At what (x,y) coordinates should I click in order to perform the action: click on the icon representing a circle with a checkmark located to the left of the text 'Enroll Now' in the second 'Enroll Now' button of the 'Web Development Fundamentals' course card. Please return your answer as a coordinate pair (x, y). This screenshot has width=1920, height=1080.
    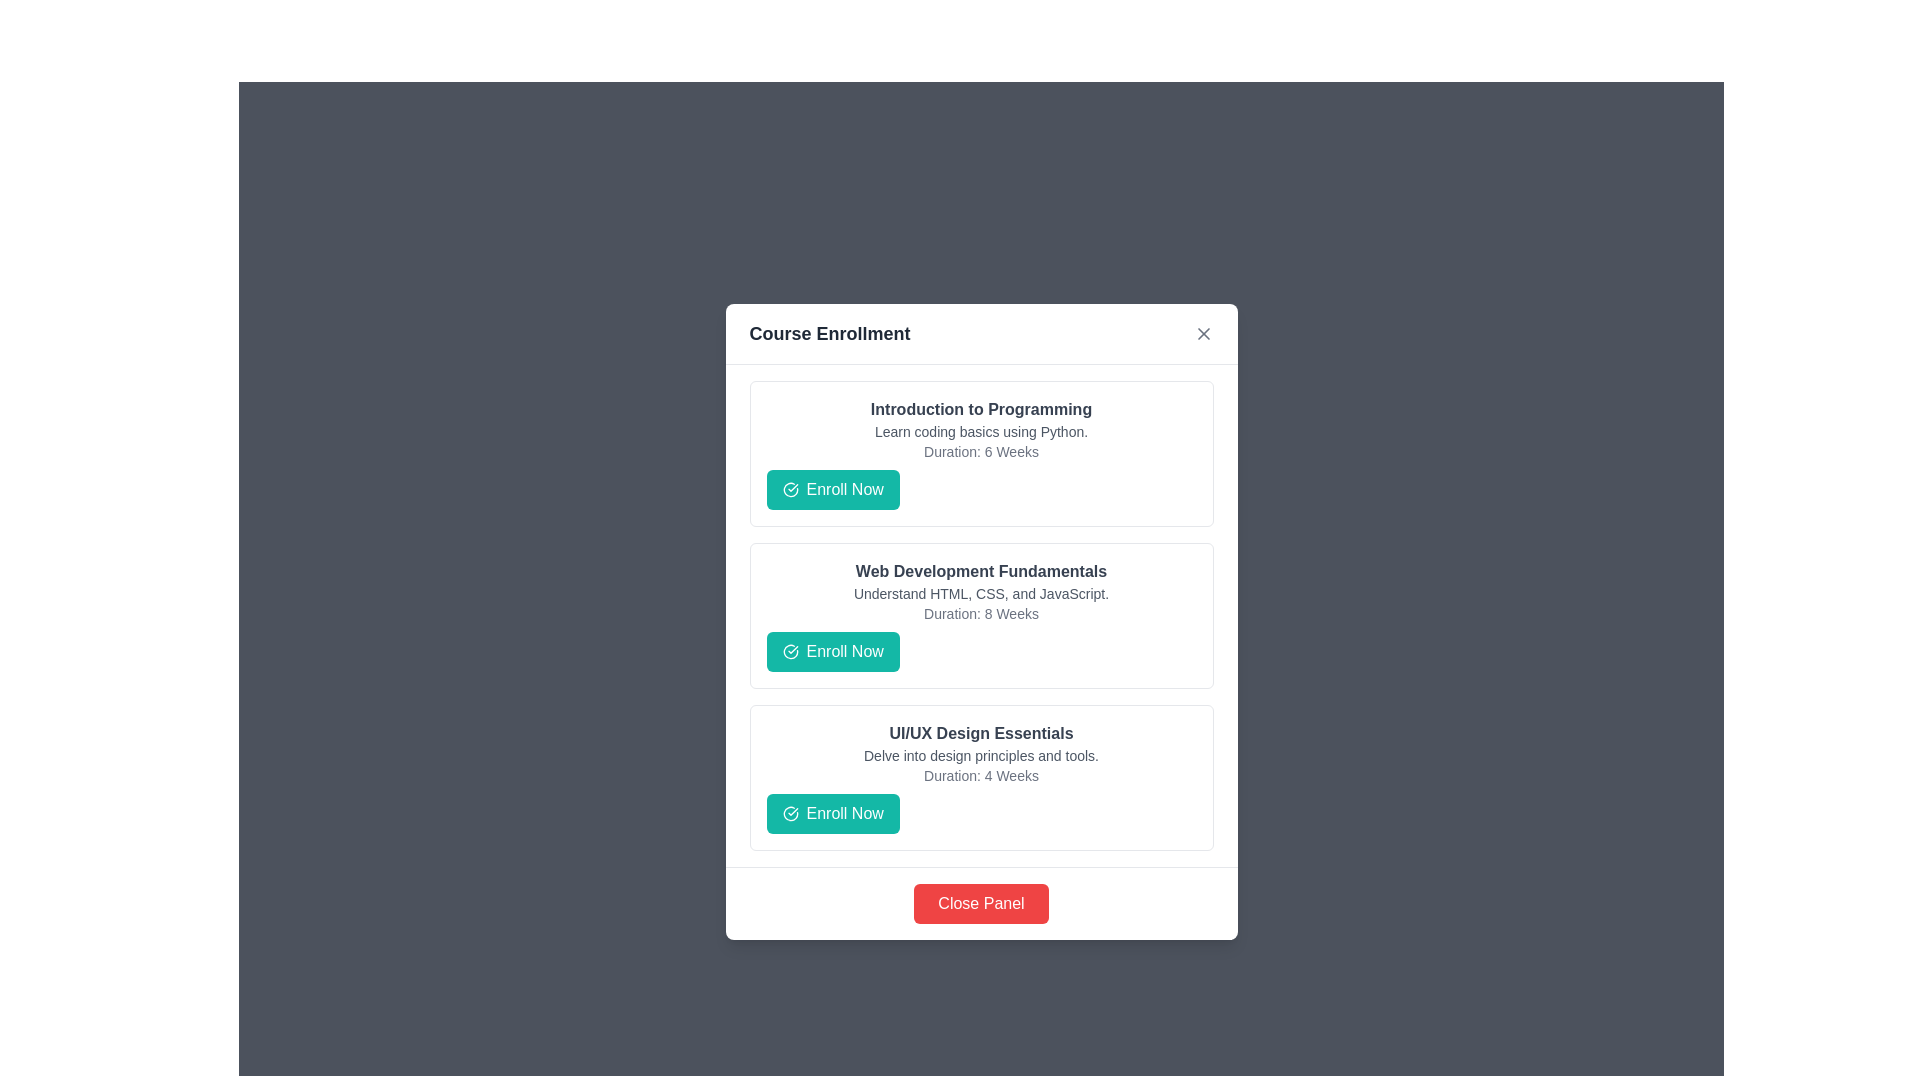
    Looking at the image, I should click on (789, 651).